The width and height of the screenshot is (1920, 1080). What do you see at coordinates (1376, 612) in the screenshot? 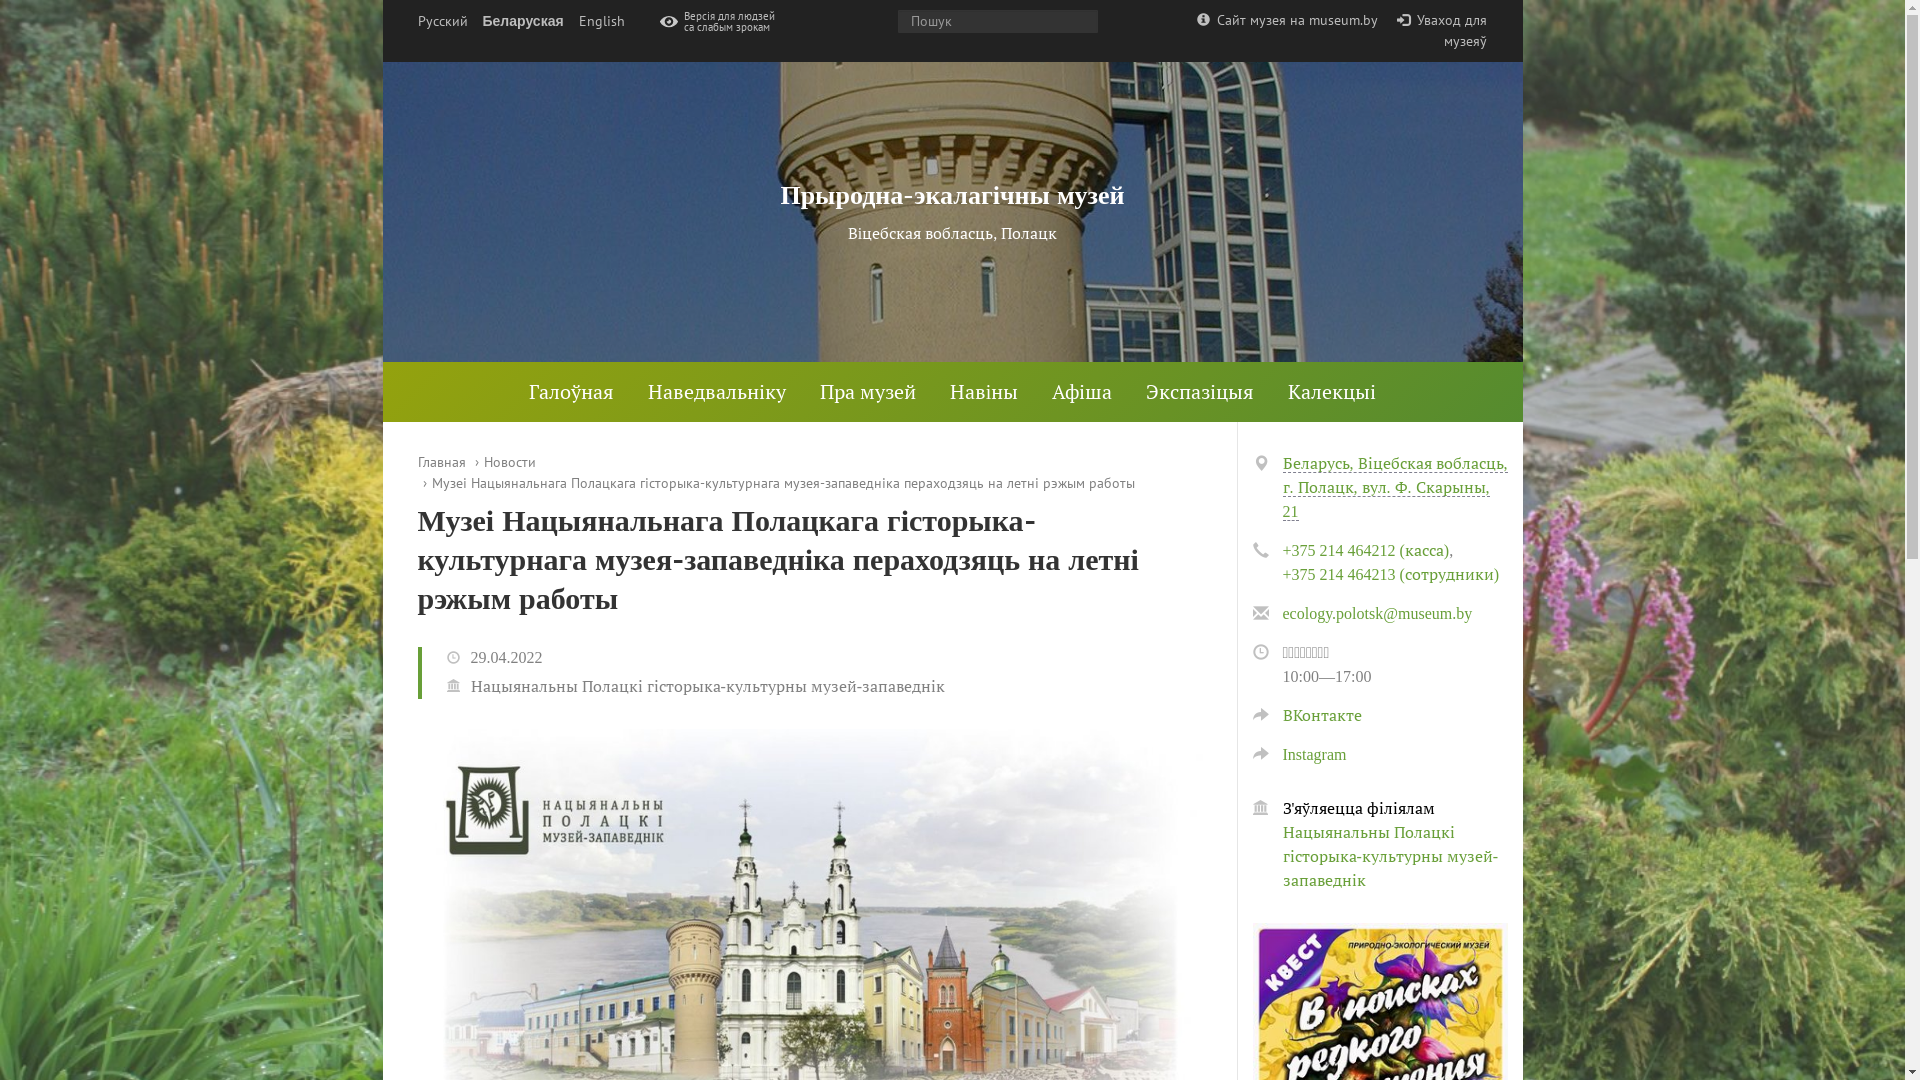
I see `'ecology.polotsk@museum.by'` at bounding box center [1376, 612].